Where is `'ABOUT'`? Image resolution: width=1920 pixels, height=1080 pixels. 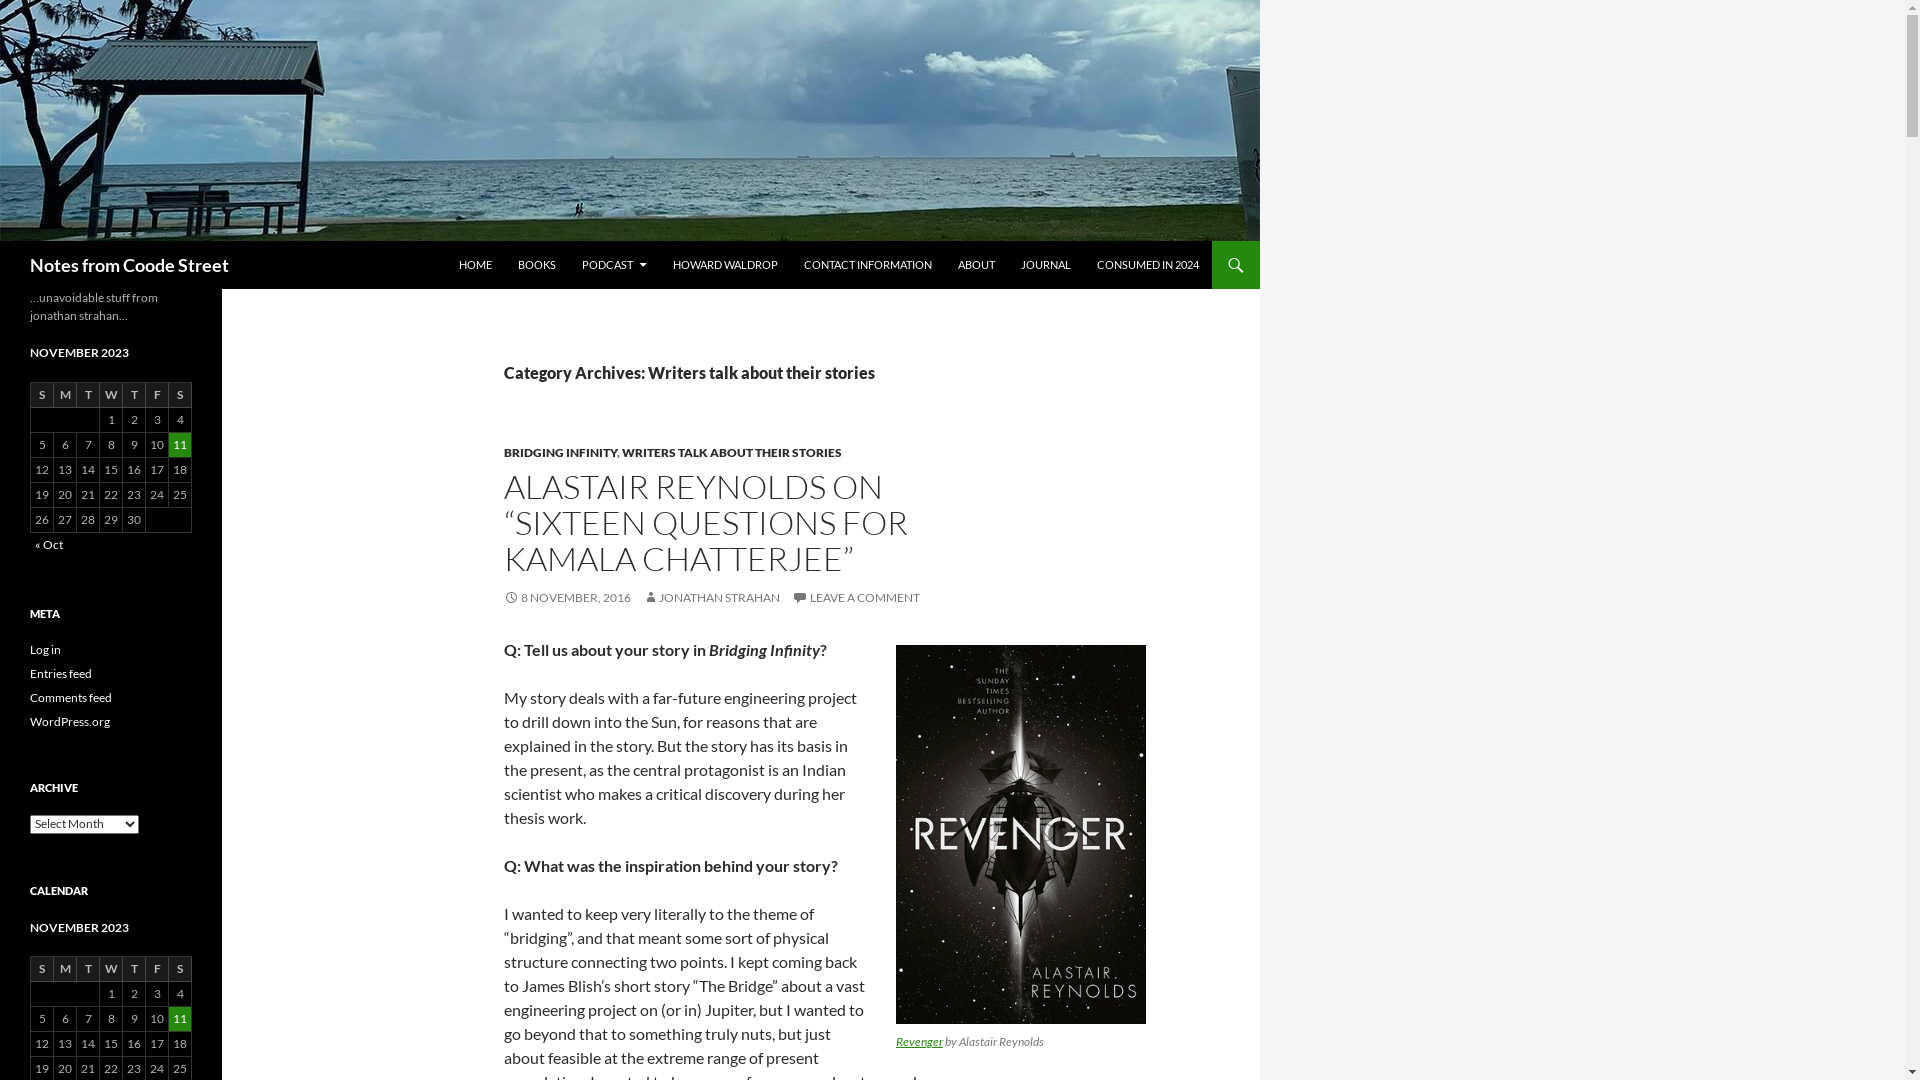 'ABOUT' is located at coordinates (976, 264).